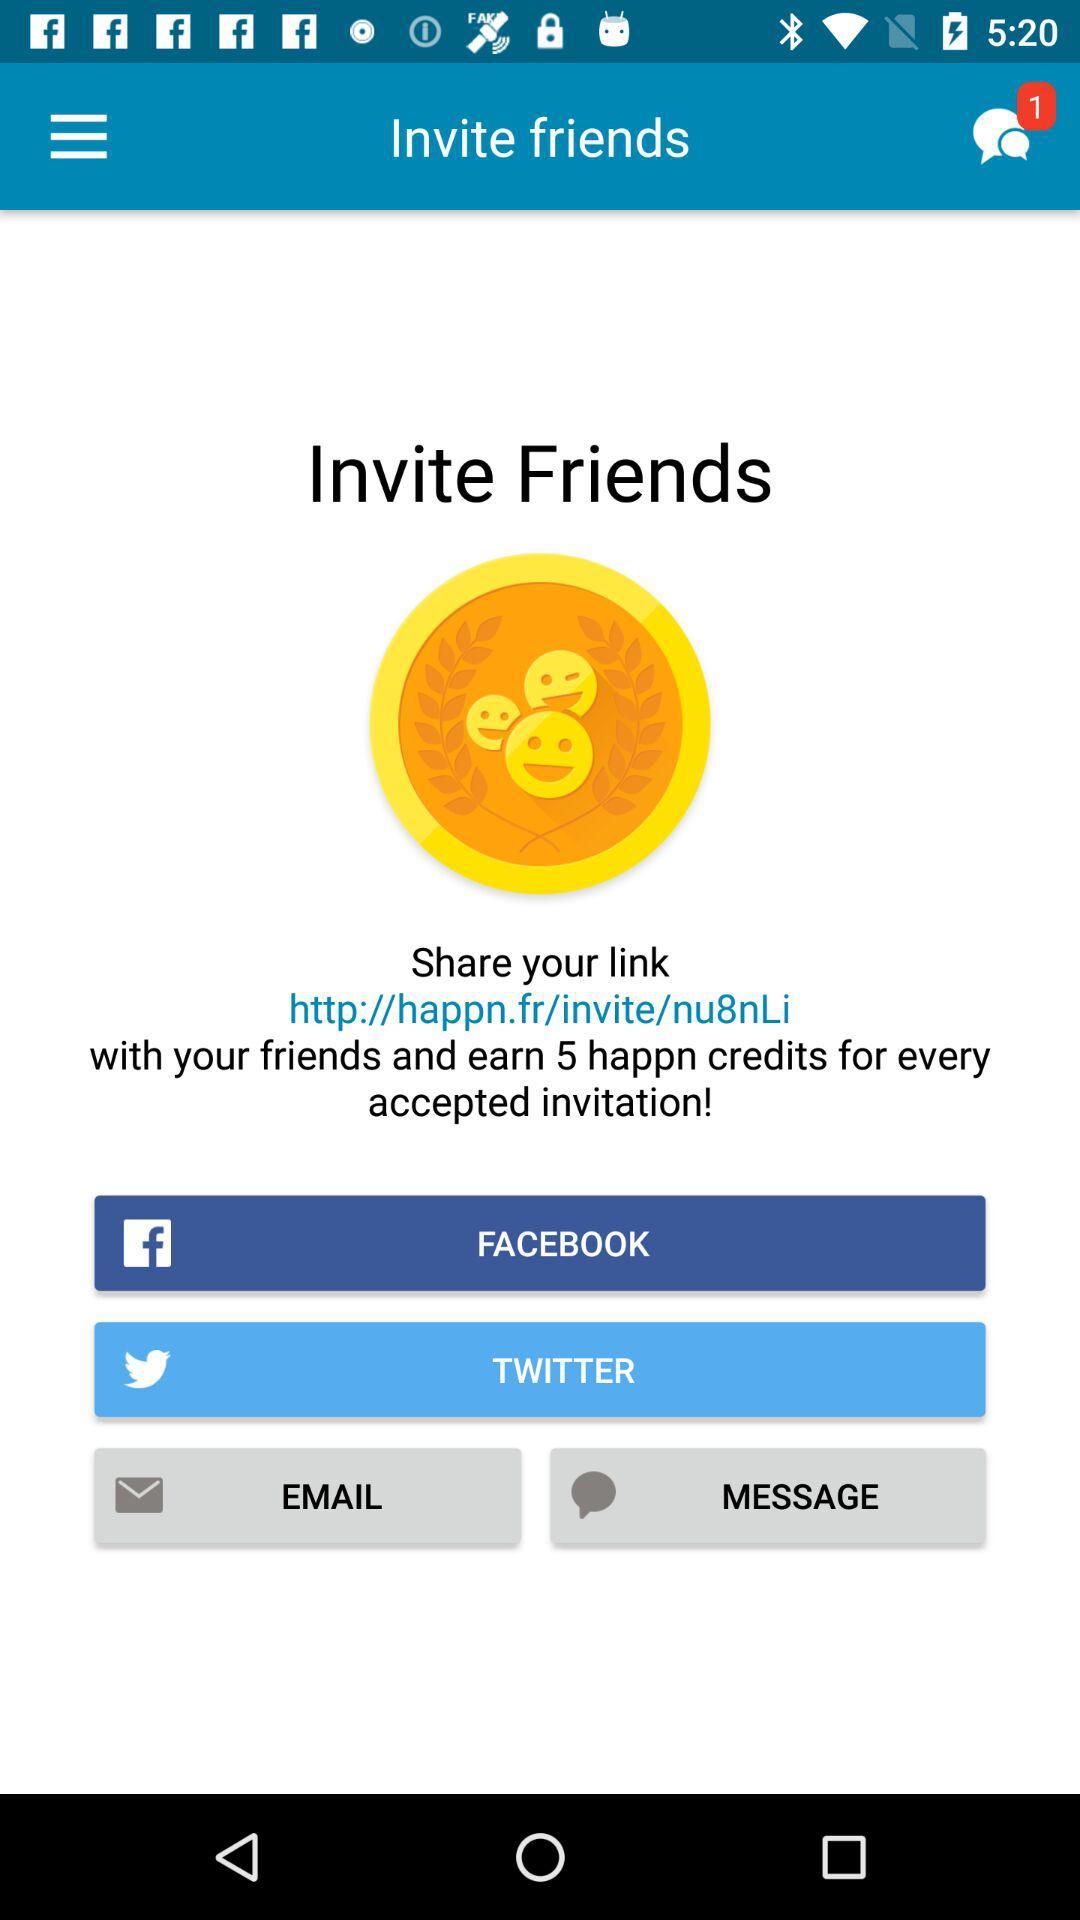  What do you see at coordinates (307, 1495) in the screenshot?
I see `email item` at bounding box center [307, 1495].